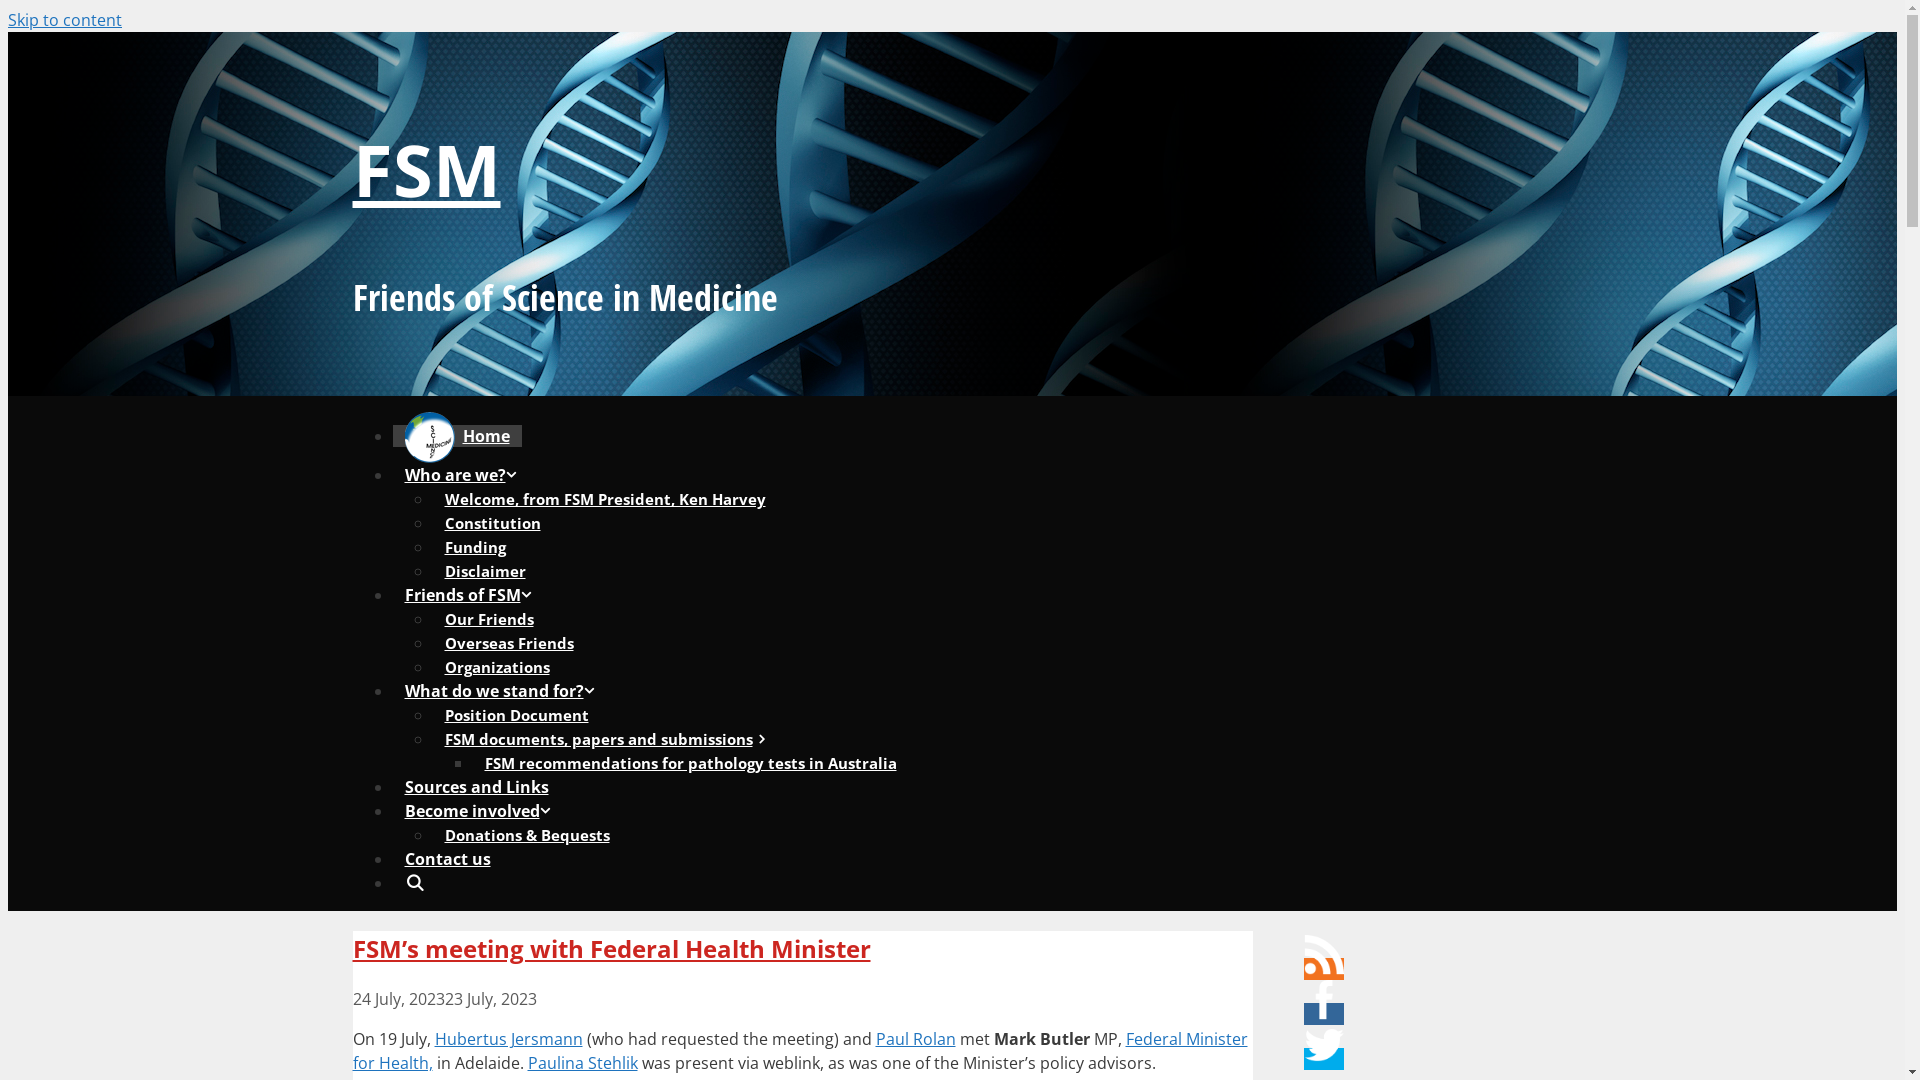  I want to click on 'Constitution', so click(491, 522).